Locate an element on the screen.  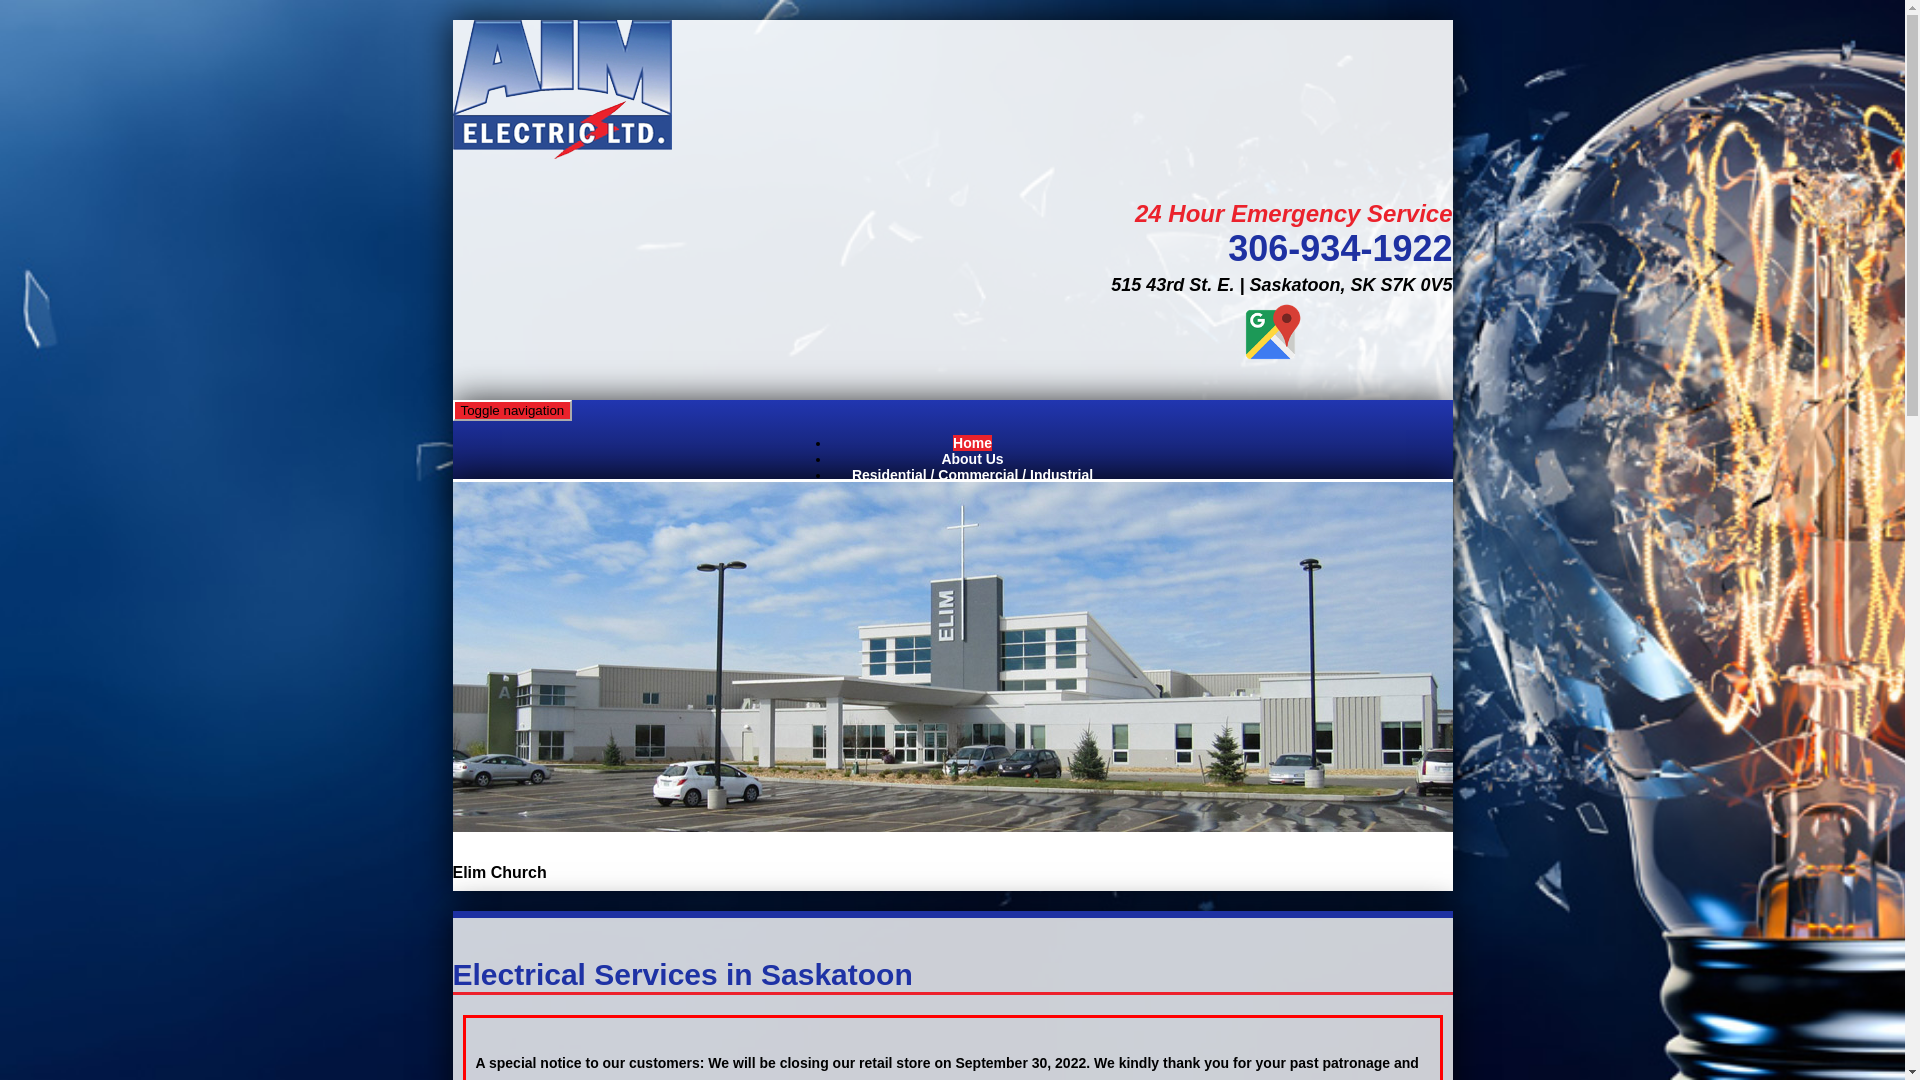
'Home' is located at coordinates (972, 442).